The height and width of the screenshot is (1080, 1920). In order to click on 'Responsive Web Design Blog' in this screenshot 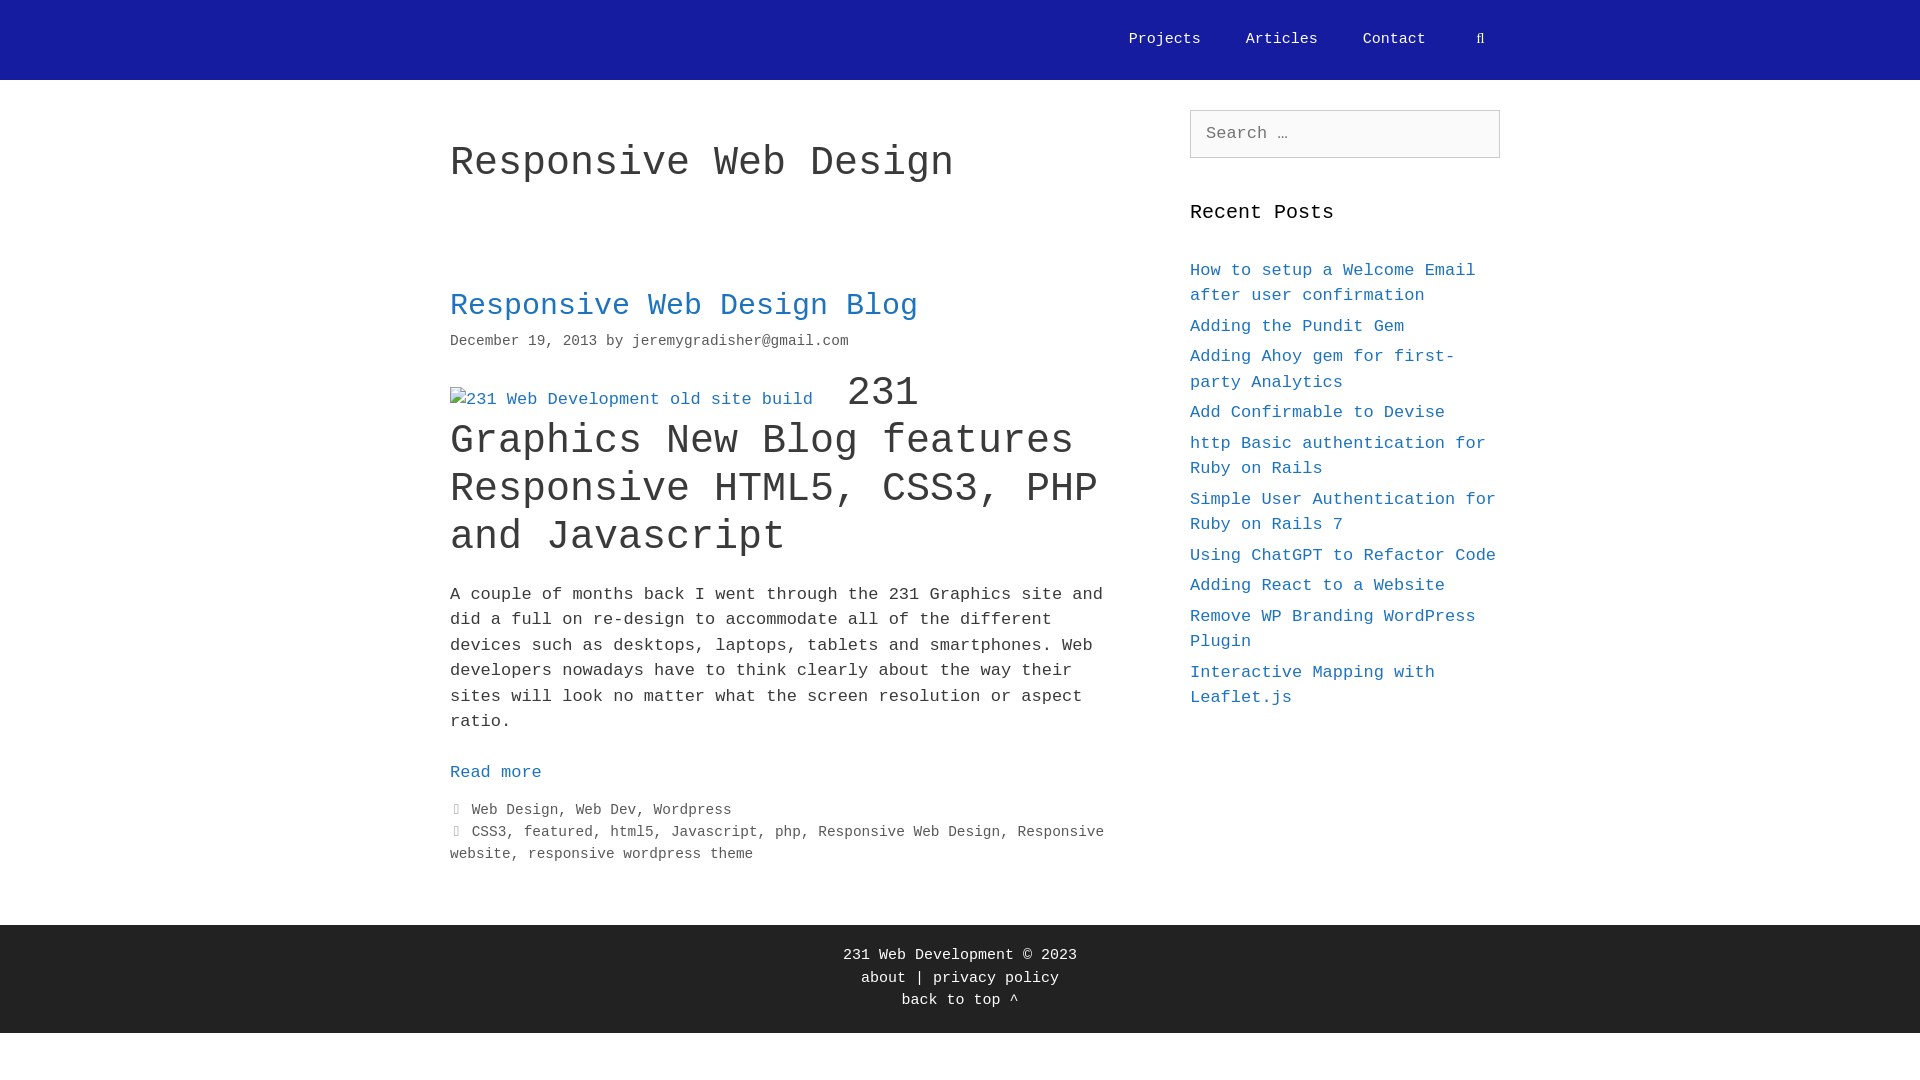, I will do `click(684, 305)`.